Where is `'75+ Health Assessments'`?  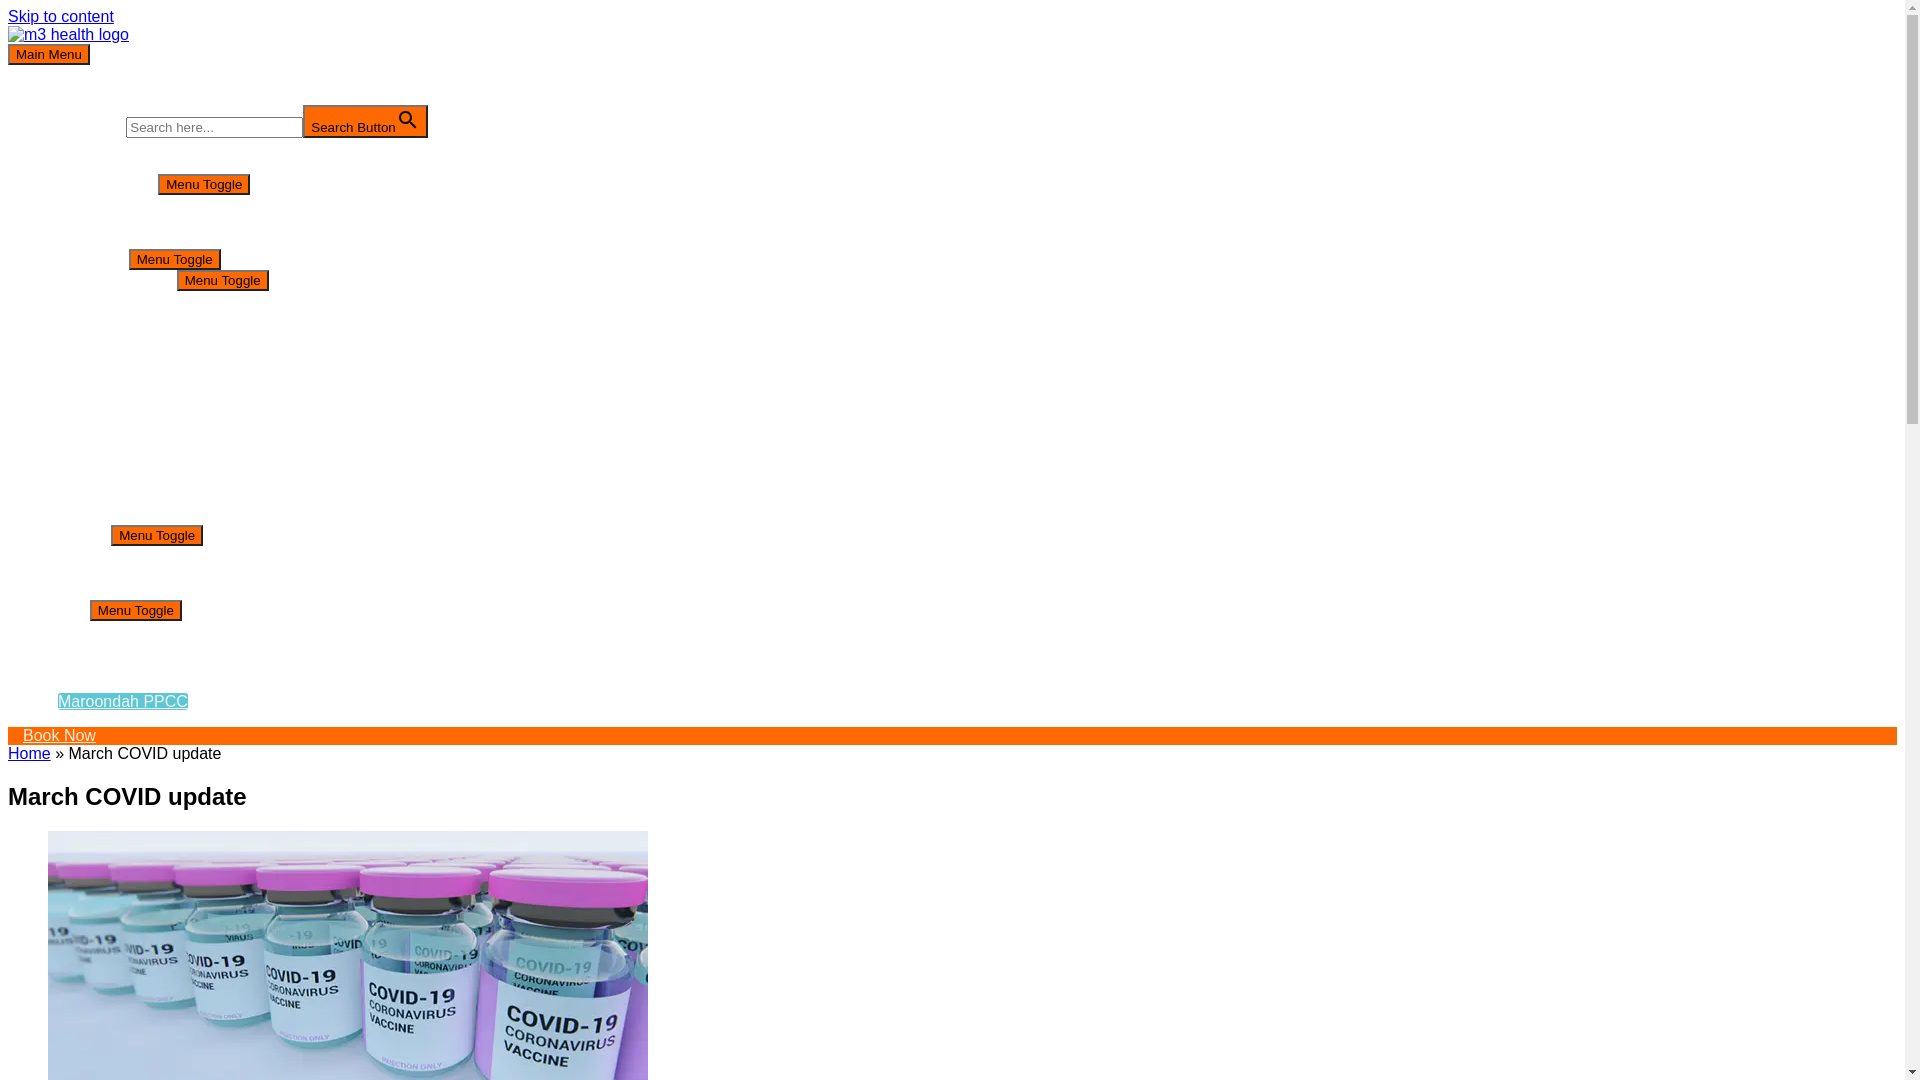 '75+ Health Assessments' is located at coordinates (216, 352).